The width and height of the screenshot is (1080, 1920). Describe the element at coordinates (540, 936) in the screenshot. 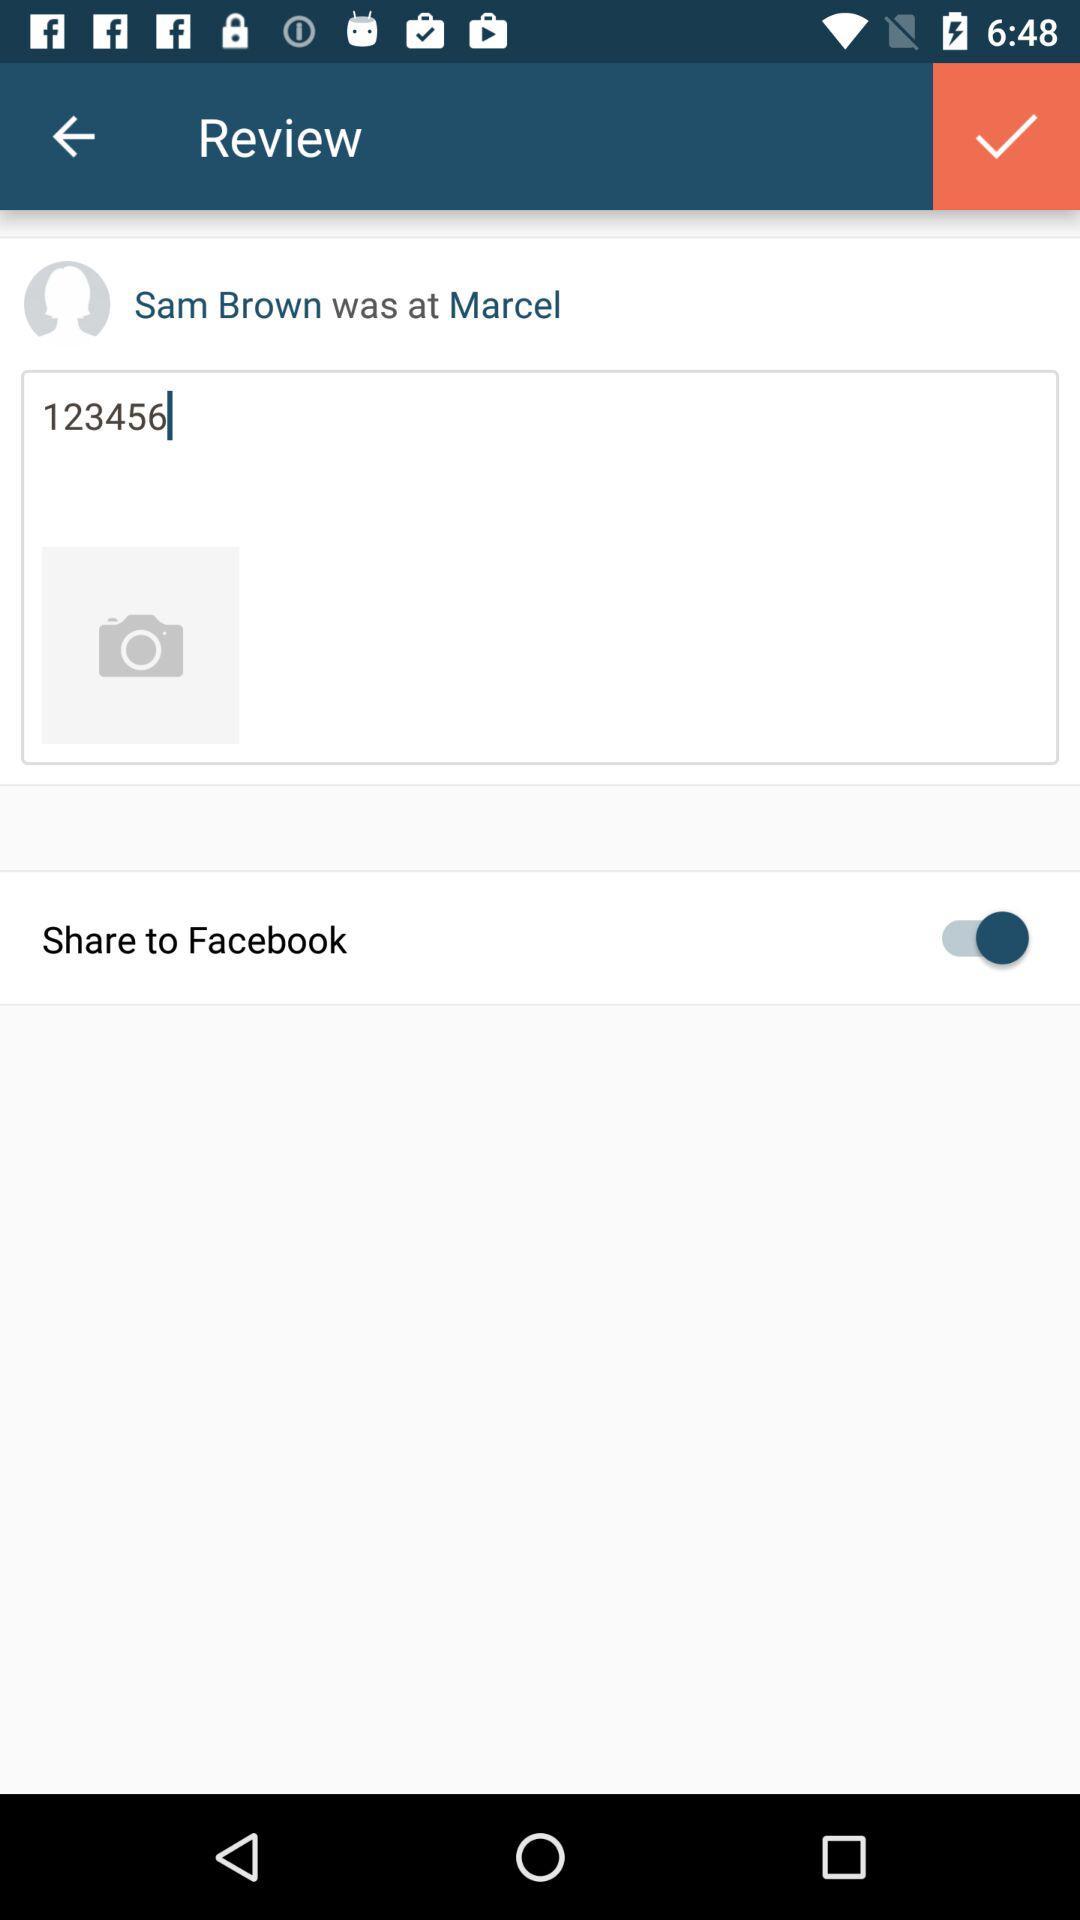

I see `share to facebook at the center` at that location.